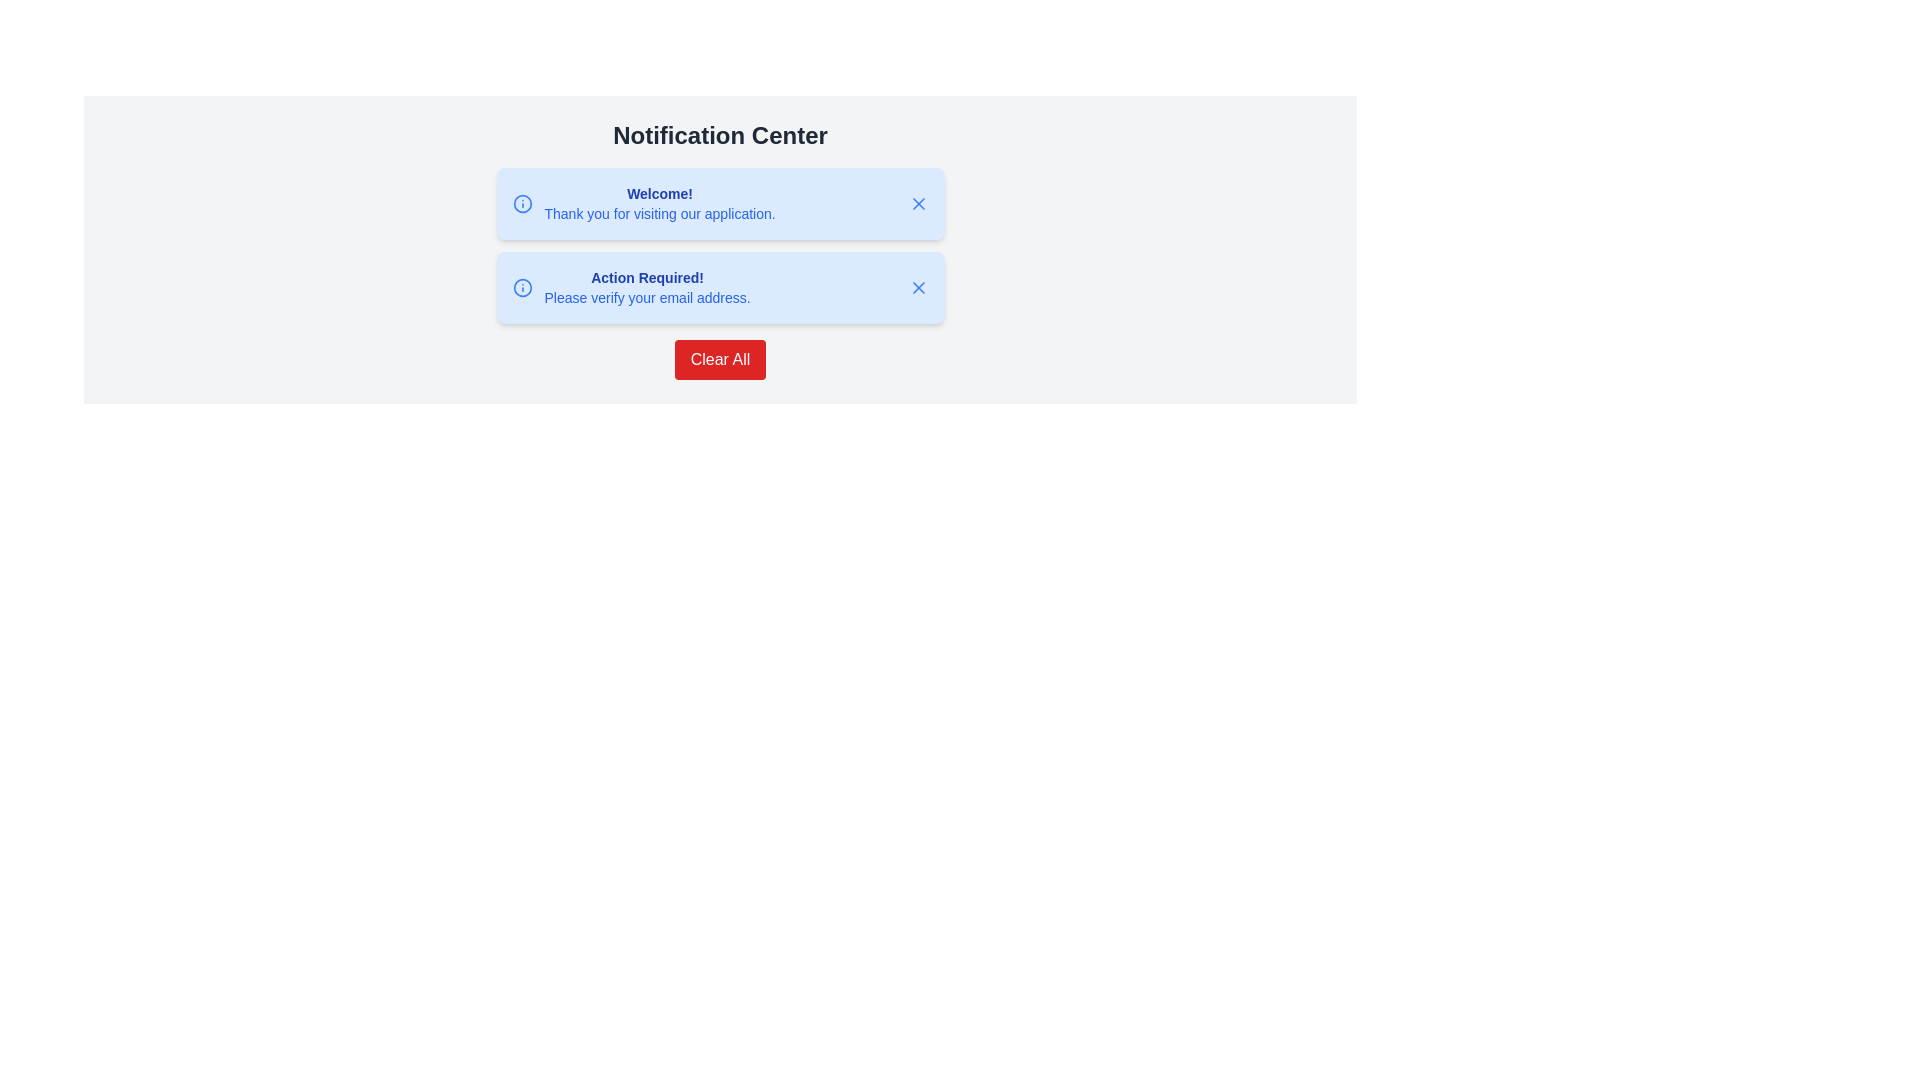 The width and height of the screenshot is (1920, 1080). Describe the element at coordinates (660, 213) in the screenshot. I see `the informational text label inside the notification box below 'Welcome!', which acknowledges the user for accessing the application` at that location.